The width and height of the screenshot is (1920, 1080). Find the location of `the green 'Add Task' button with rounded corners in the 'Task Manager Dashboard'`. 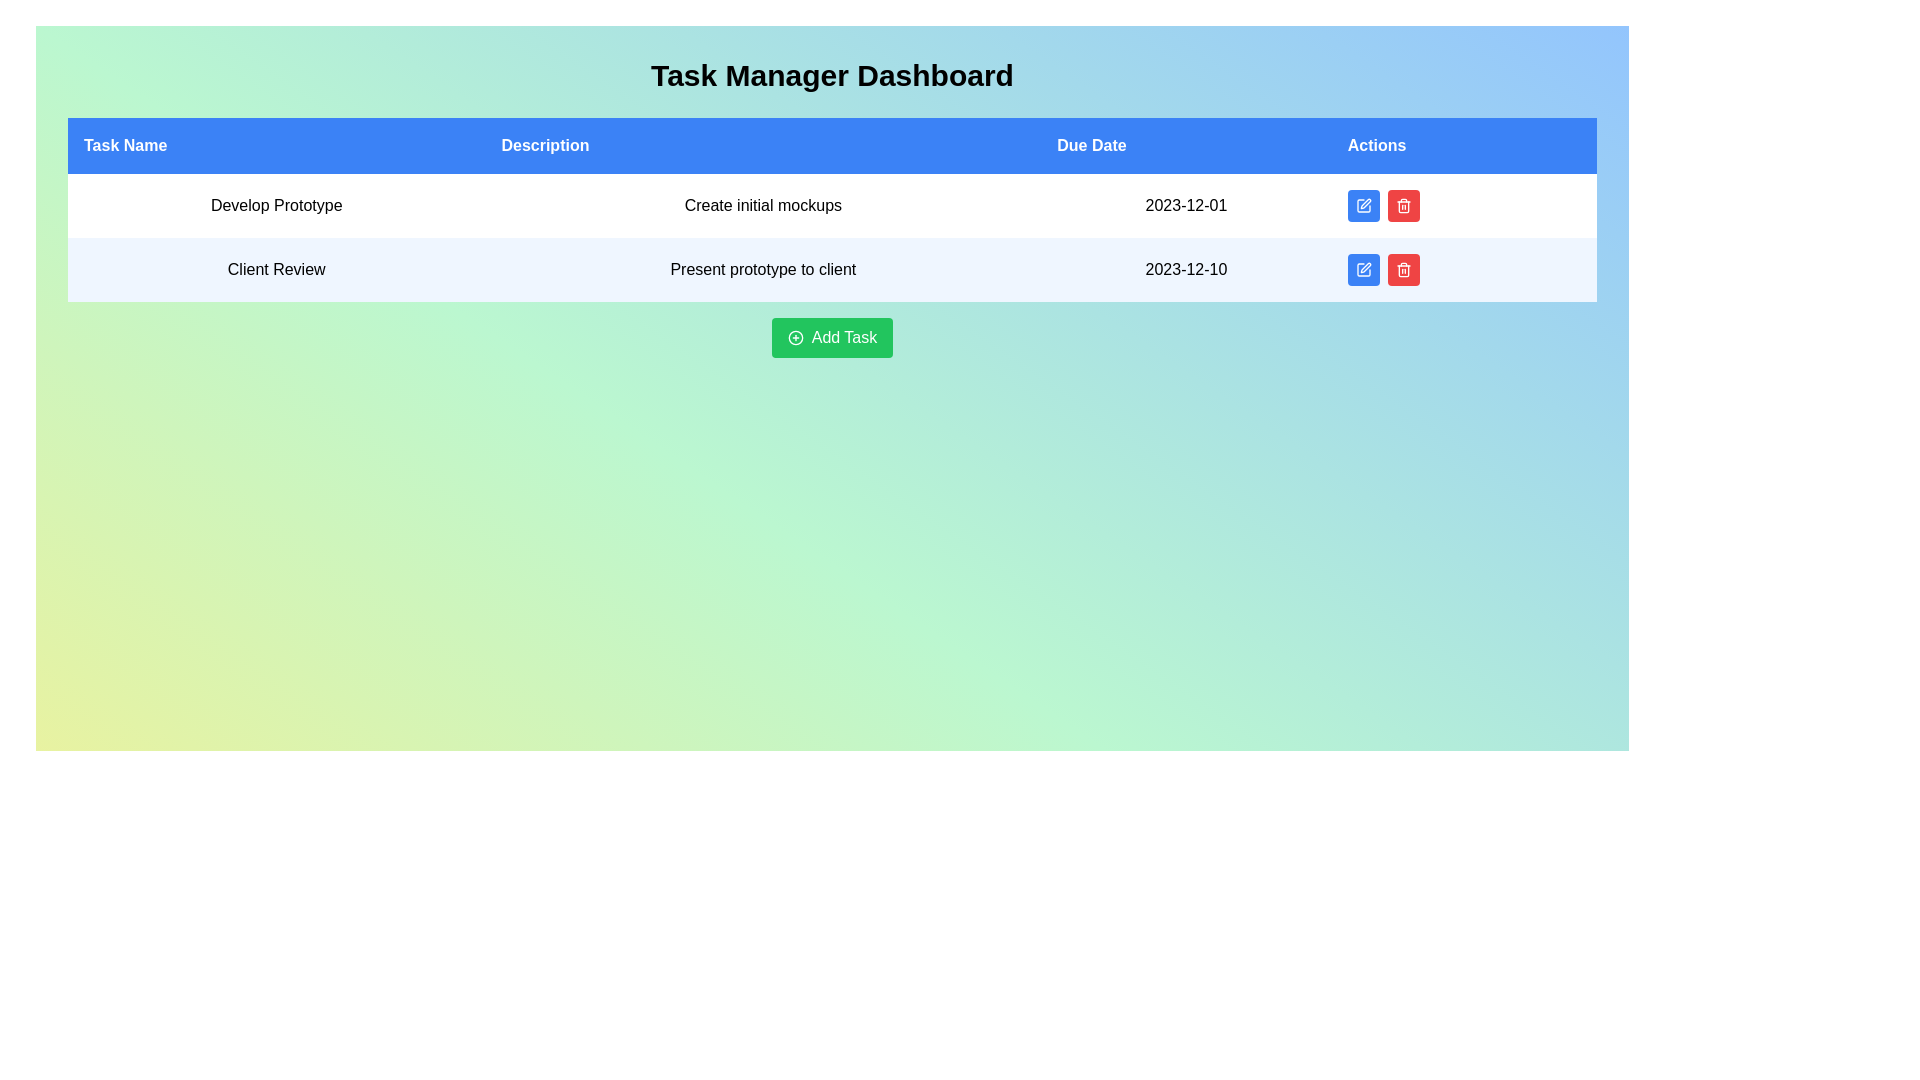

the green 'Add Task' button with rounded corners in the 'Task Manager Dashboard' is located at coordinates (832, 337).